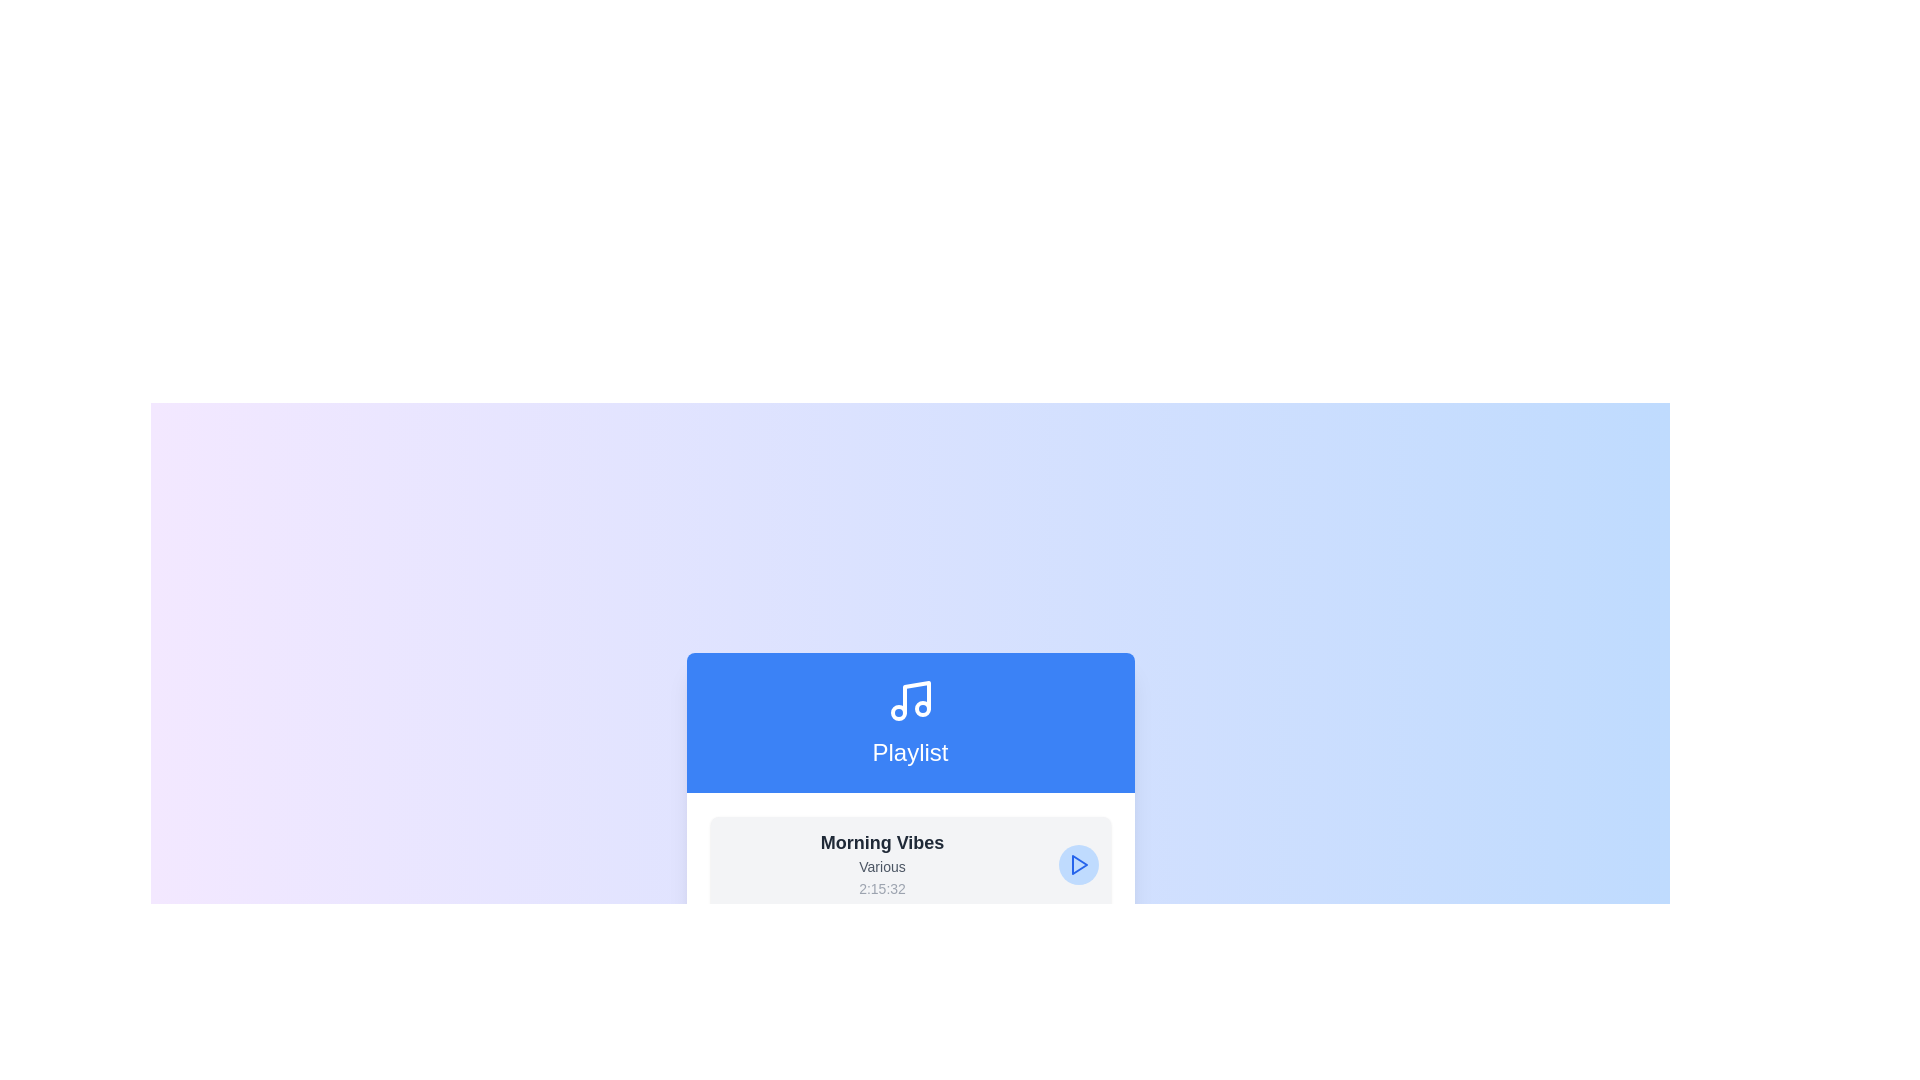  What do you see at coordinates (1077, 863) in the screenshot?
I see `the Play Button icon located to the right of the 'Morning Vibes' playlist item` at bounding box center [1077, 863].